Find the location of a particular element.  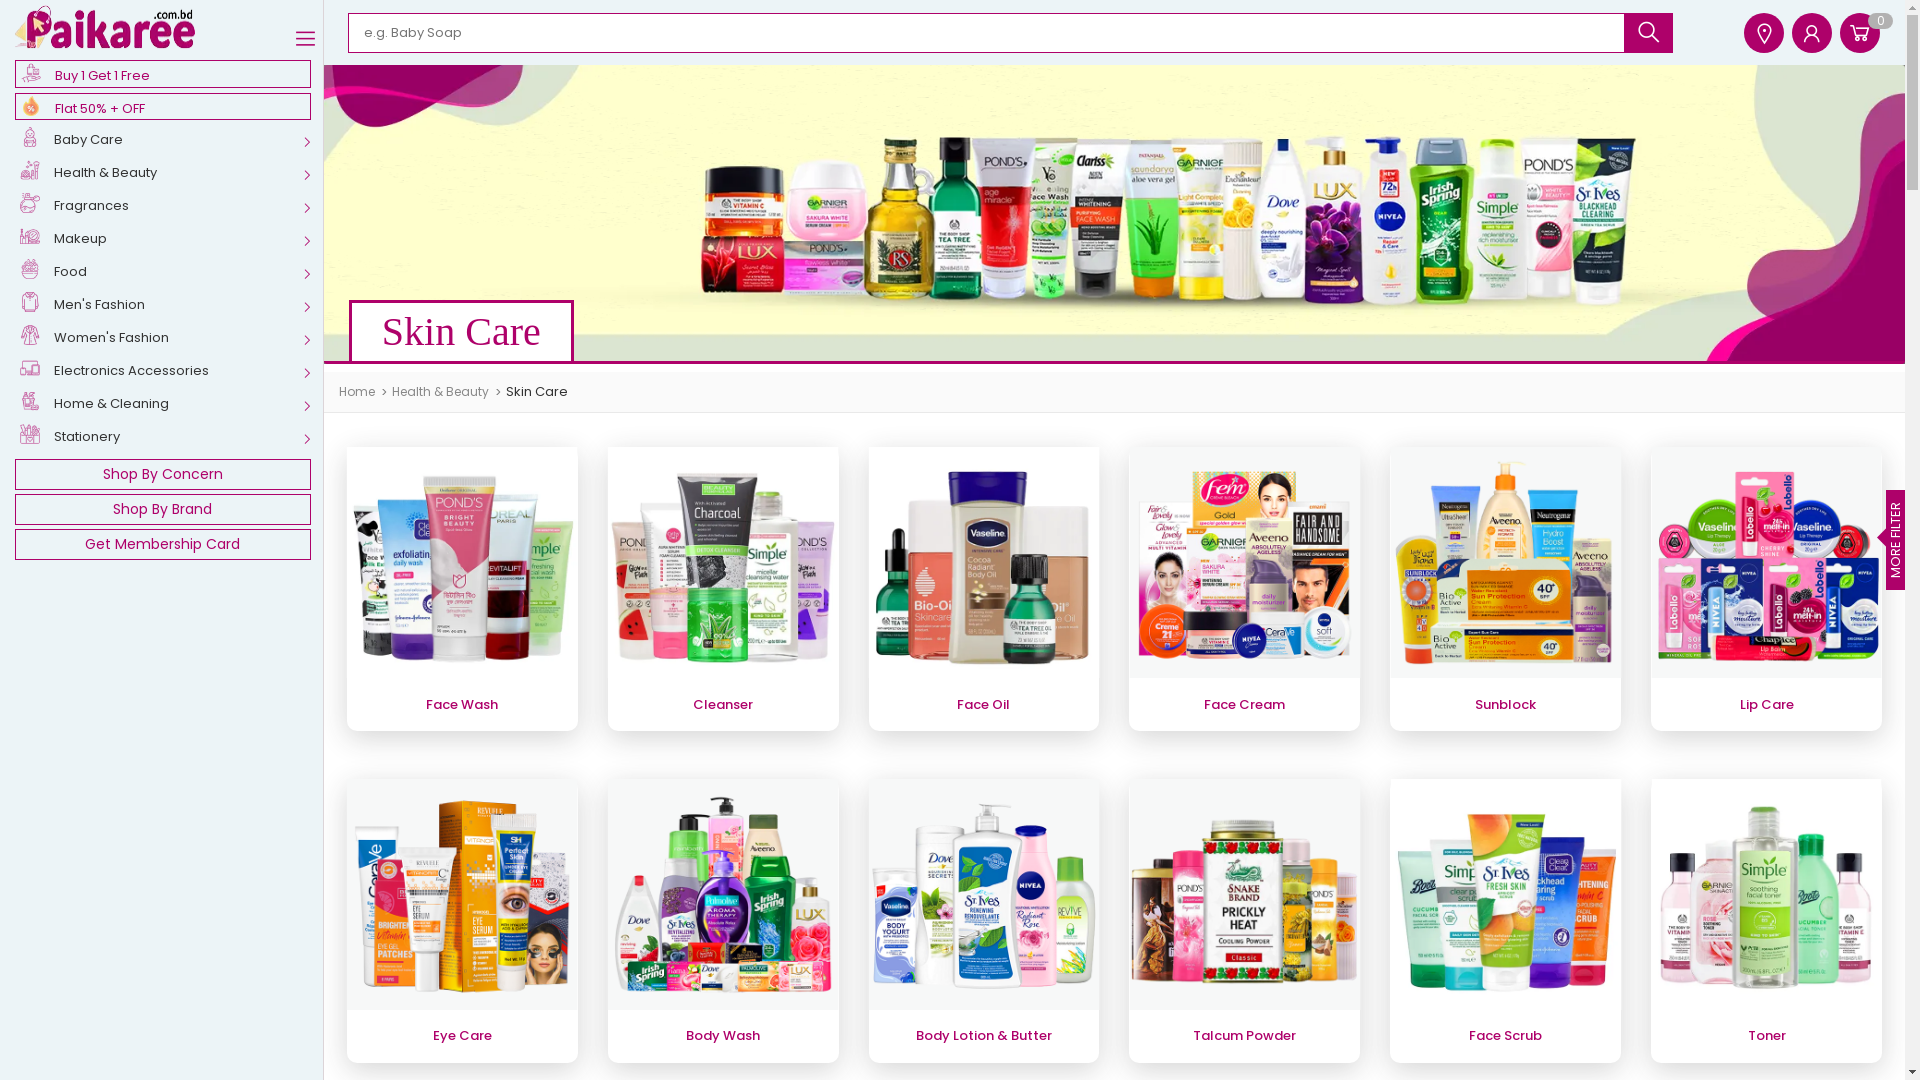

'Food' is located at coordinates (168, 273).